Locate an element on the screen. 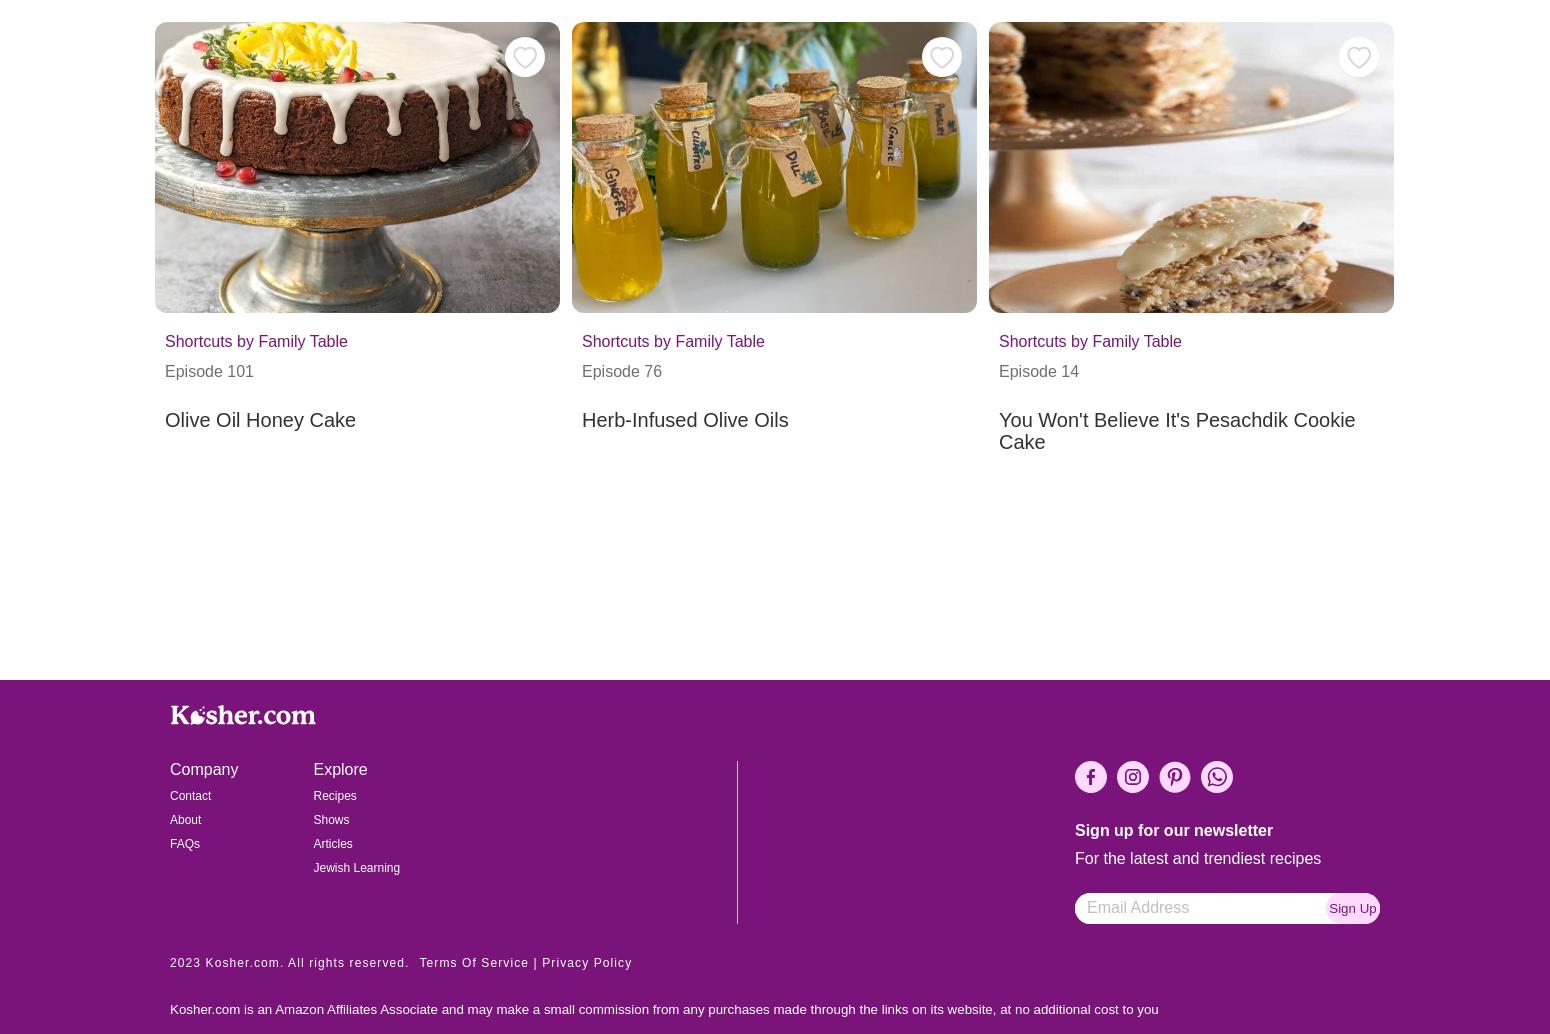  'For the latest and trendiest recipes' is located at coordinates (1197, 857).